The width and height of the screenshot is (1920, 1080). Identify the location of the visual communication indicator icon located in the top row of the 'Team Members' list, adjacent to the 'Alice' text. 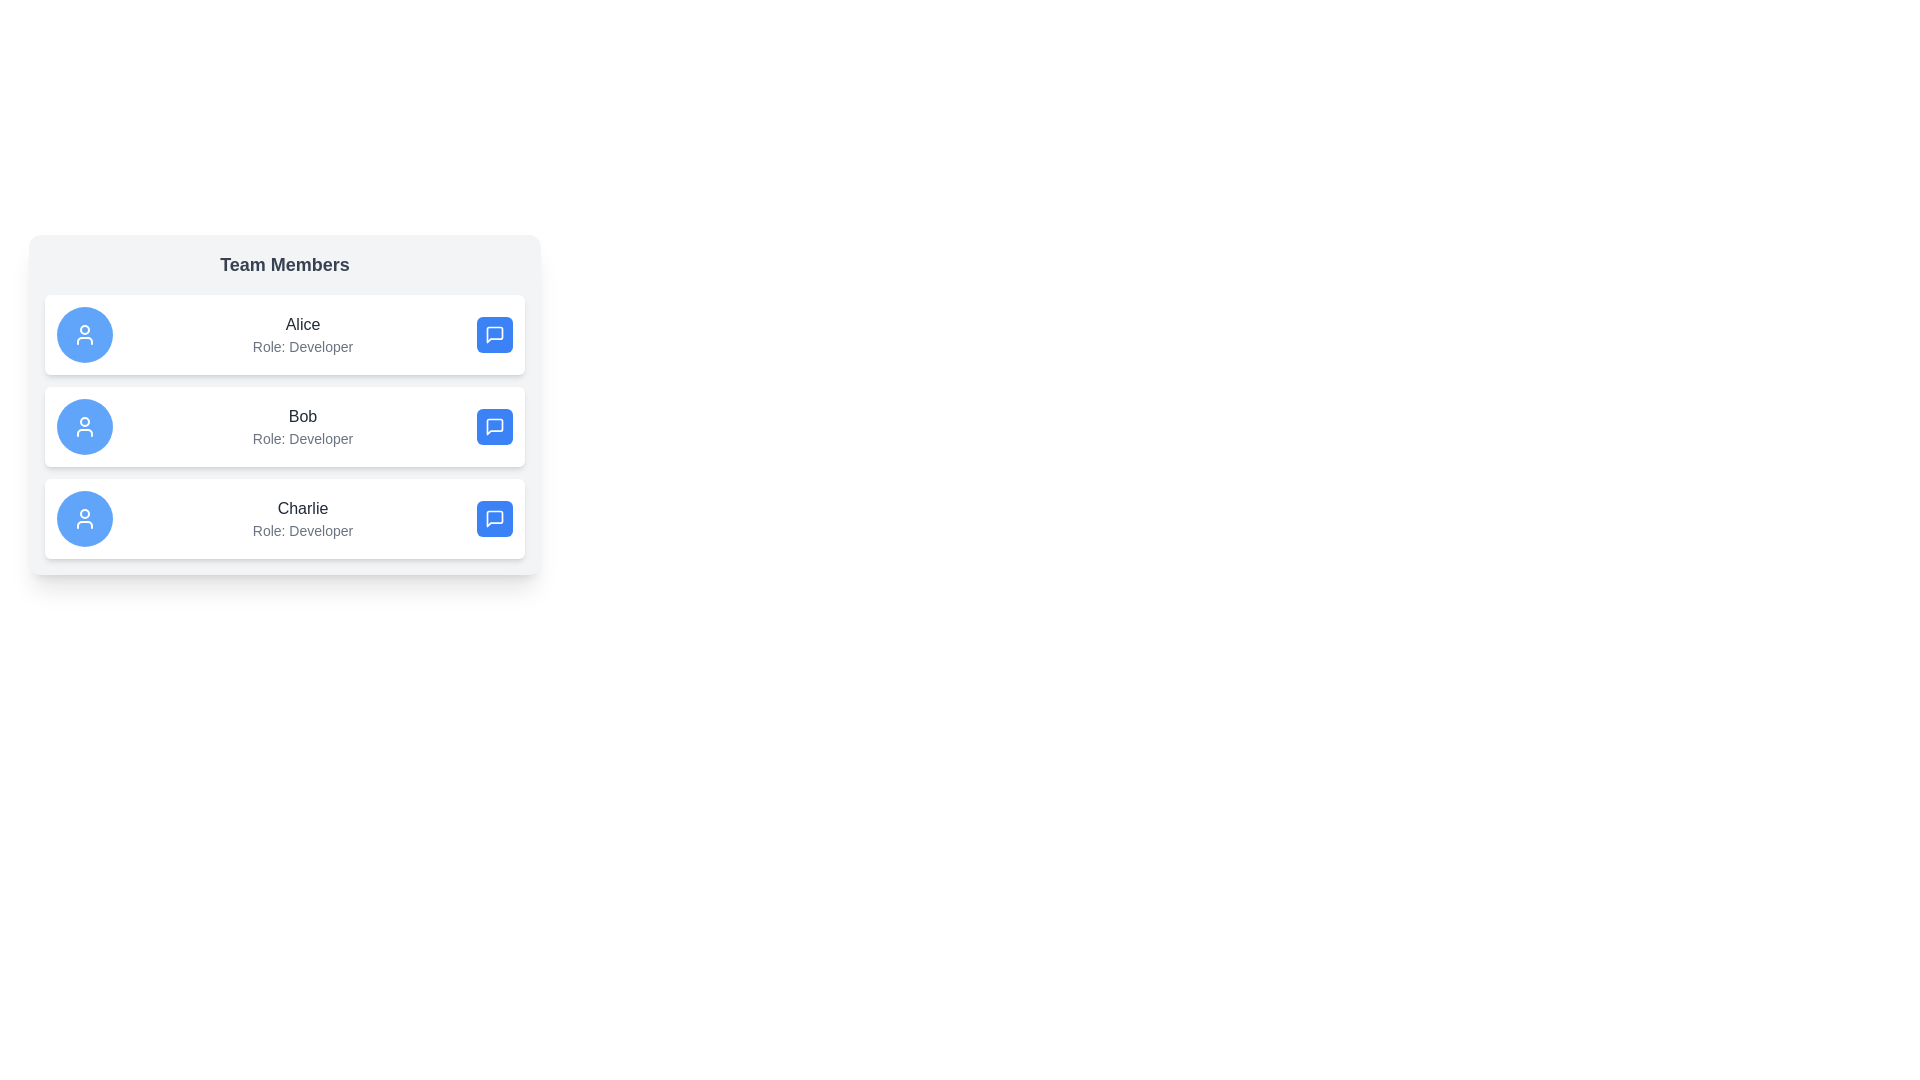
(494, 334).